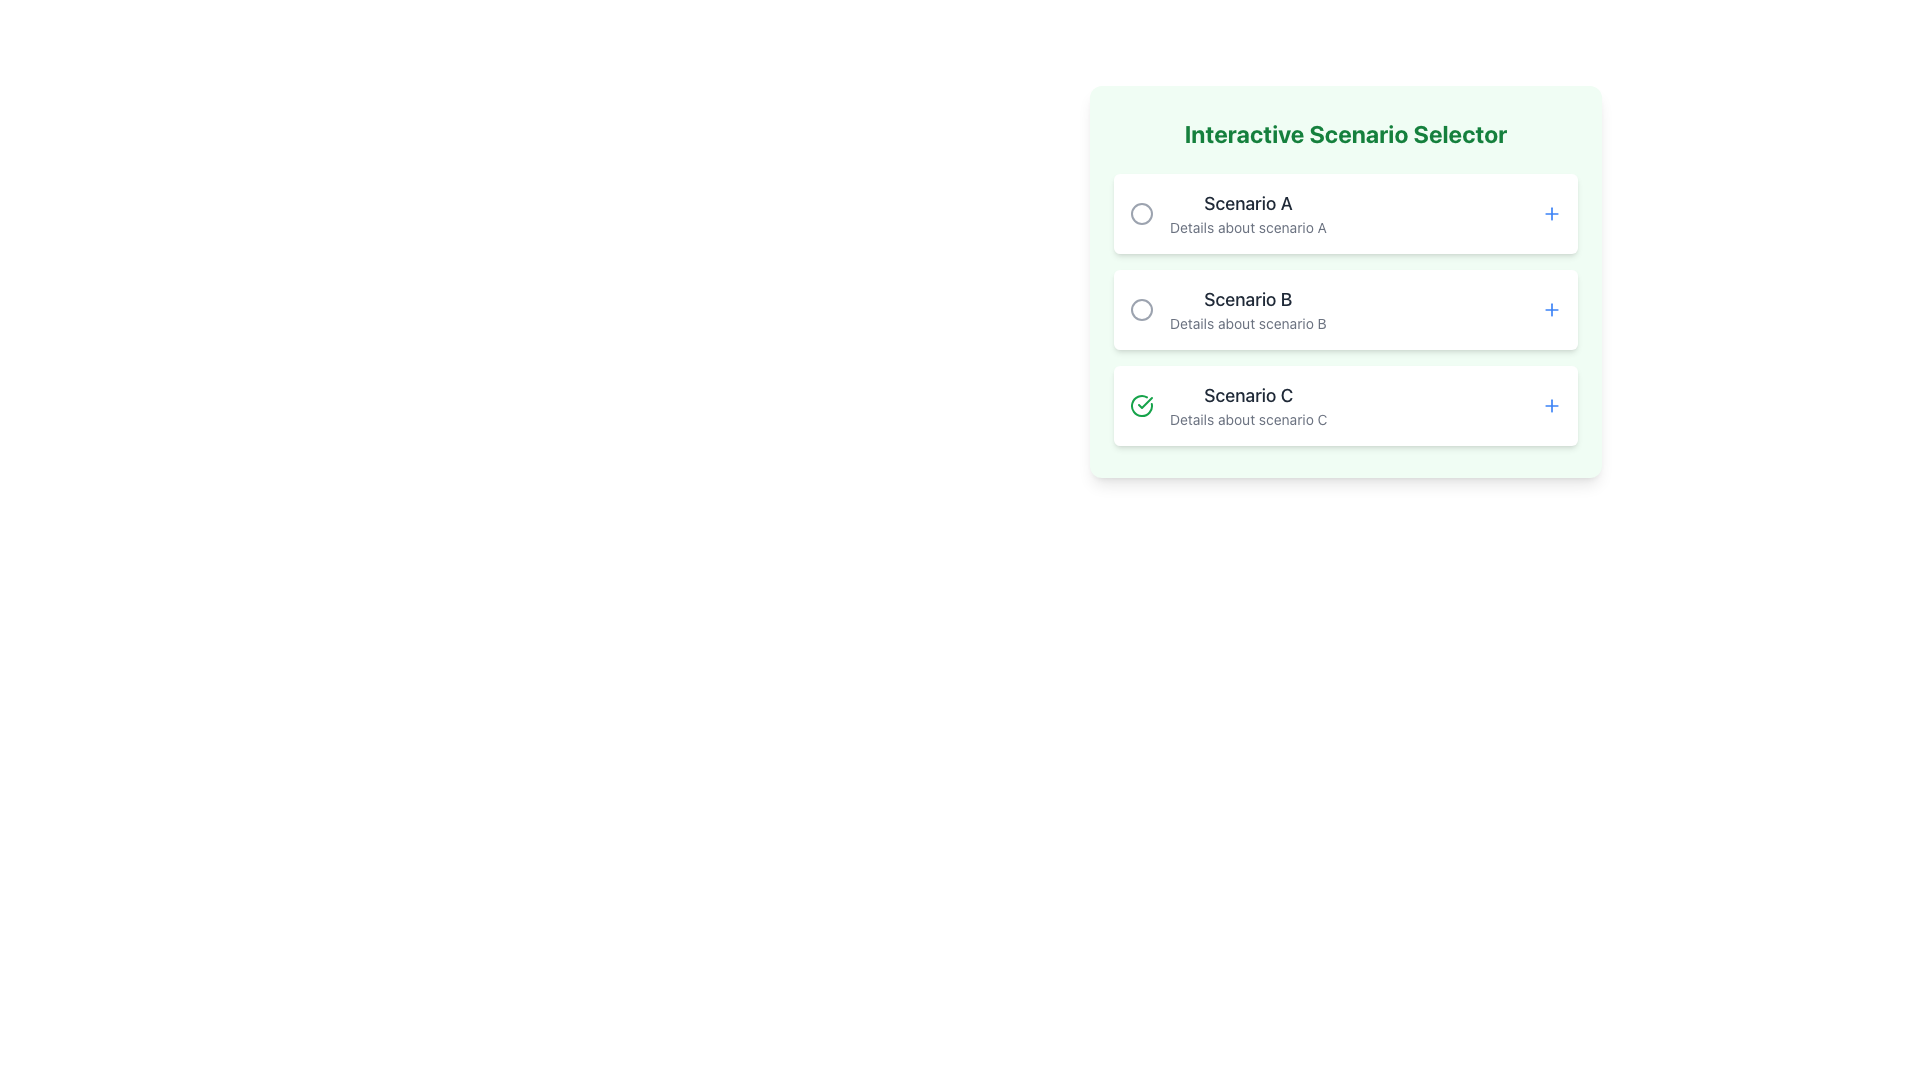 This screenshot has width=1920, height=1080. What do you see at coordinates (1247, 405) in the screenshot?
I see `the text information displayed in the third card under 'Interactive Scenario Selector', which serves as a descriptive label or navigational marker for the scenarios` at bounding box center [1247, 405].